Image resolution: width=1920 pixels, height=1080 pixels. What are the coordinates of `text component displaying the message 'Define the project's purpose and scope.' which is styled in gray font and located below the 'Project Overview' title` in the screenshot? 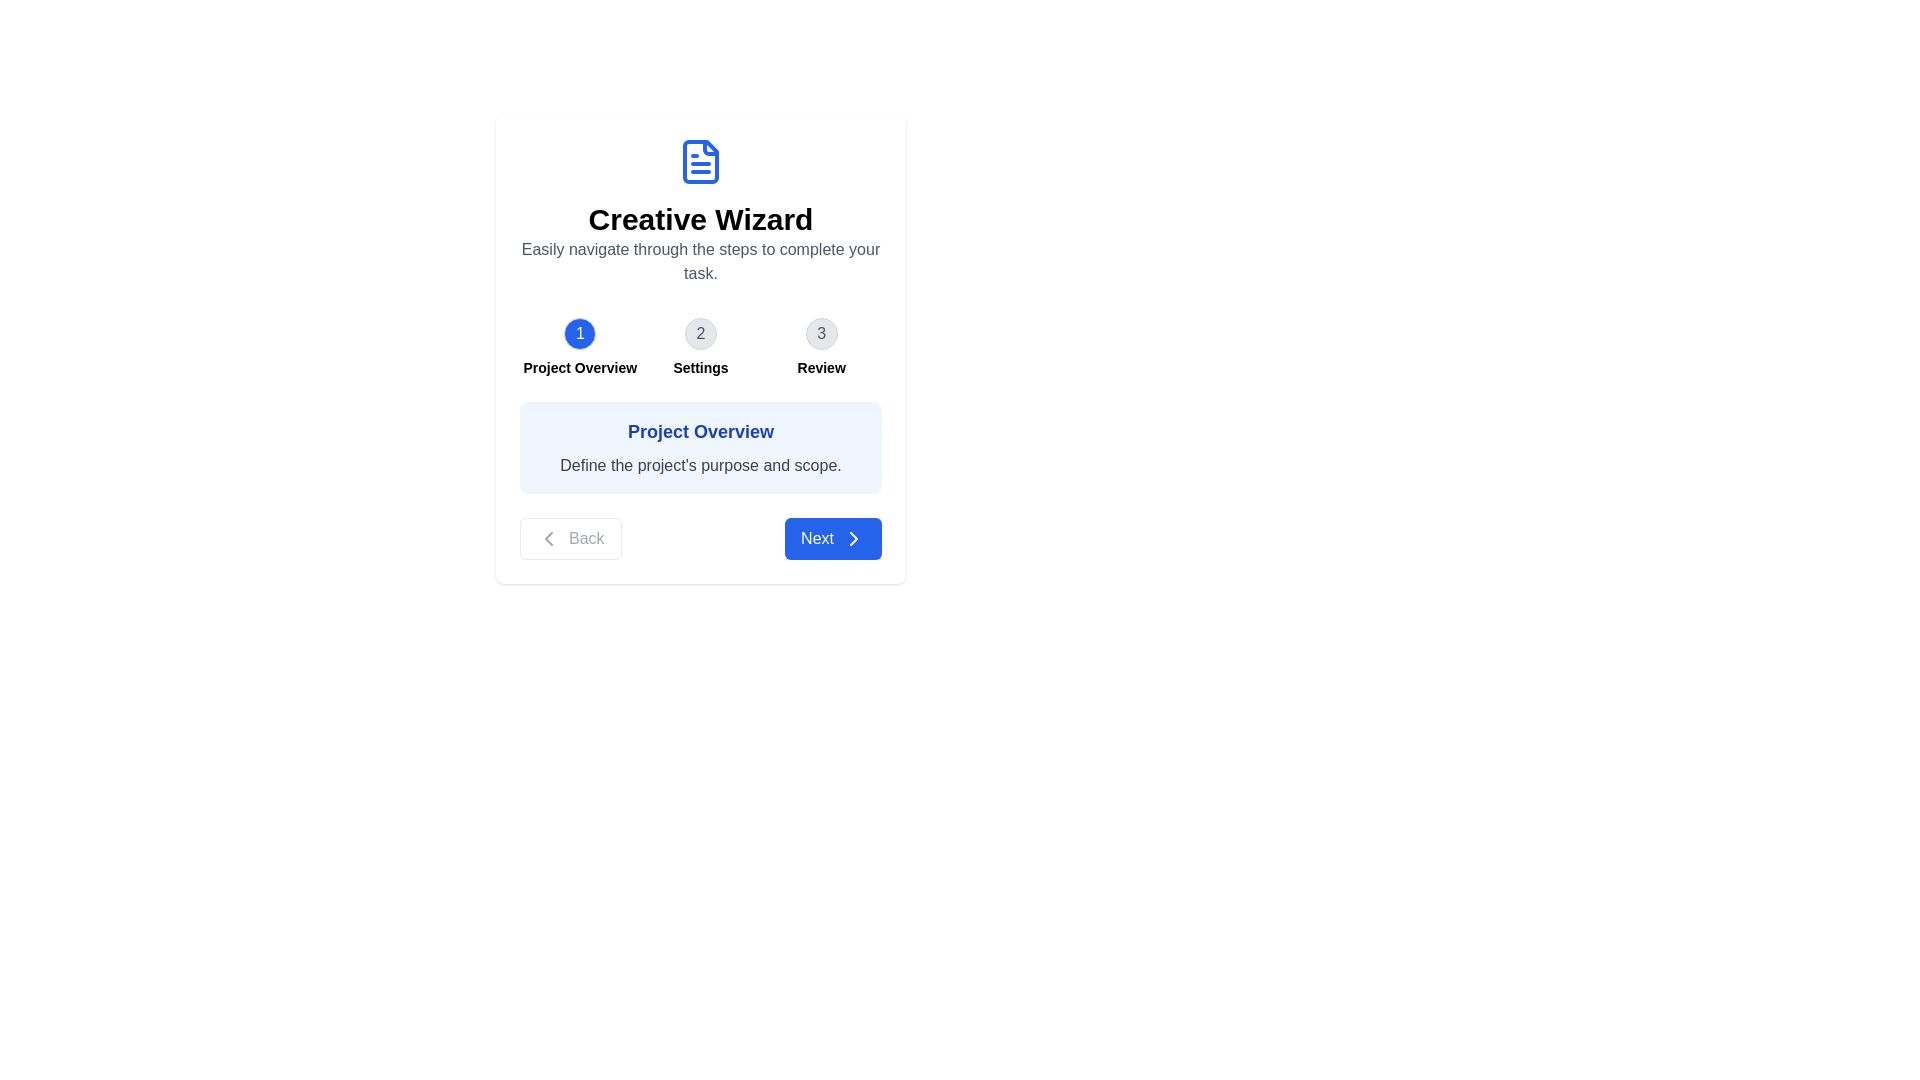 It's located at (700, 466).